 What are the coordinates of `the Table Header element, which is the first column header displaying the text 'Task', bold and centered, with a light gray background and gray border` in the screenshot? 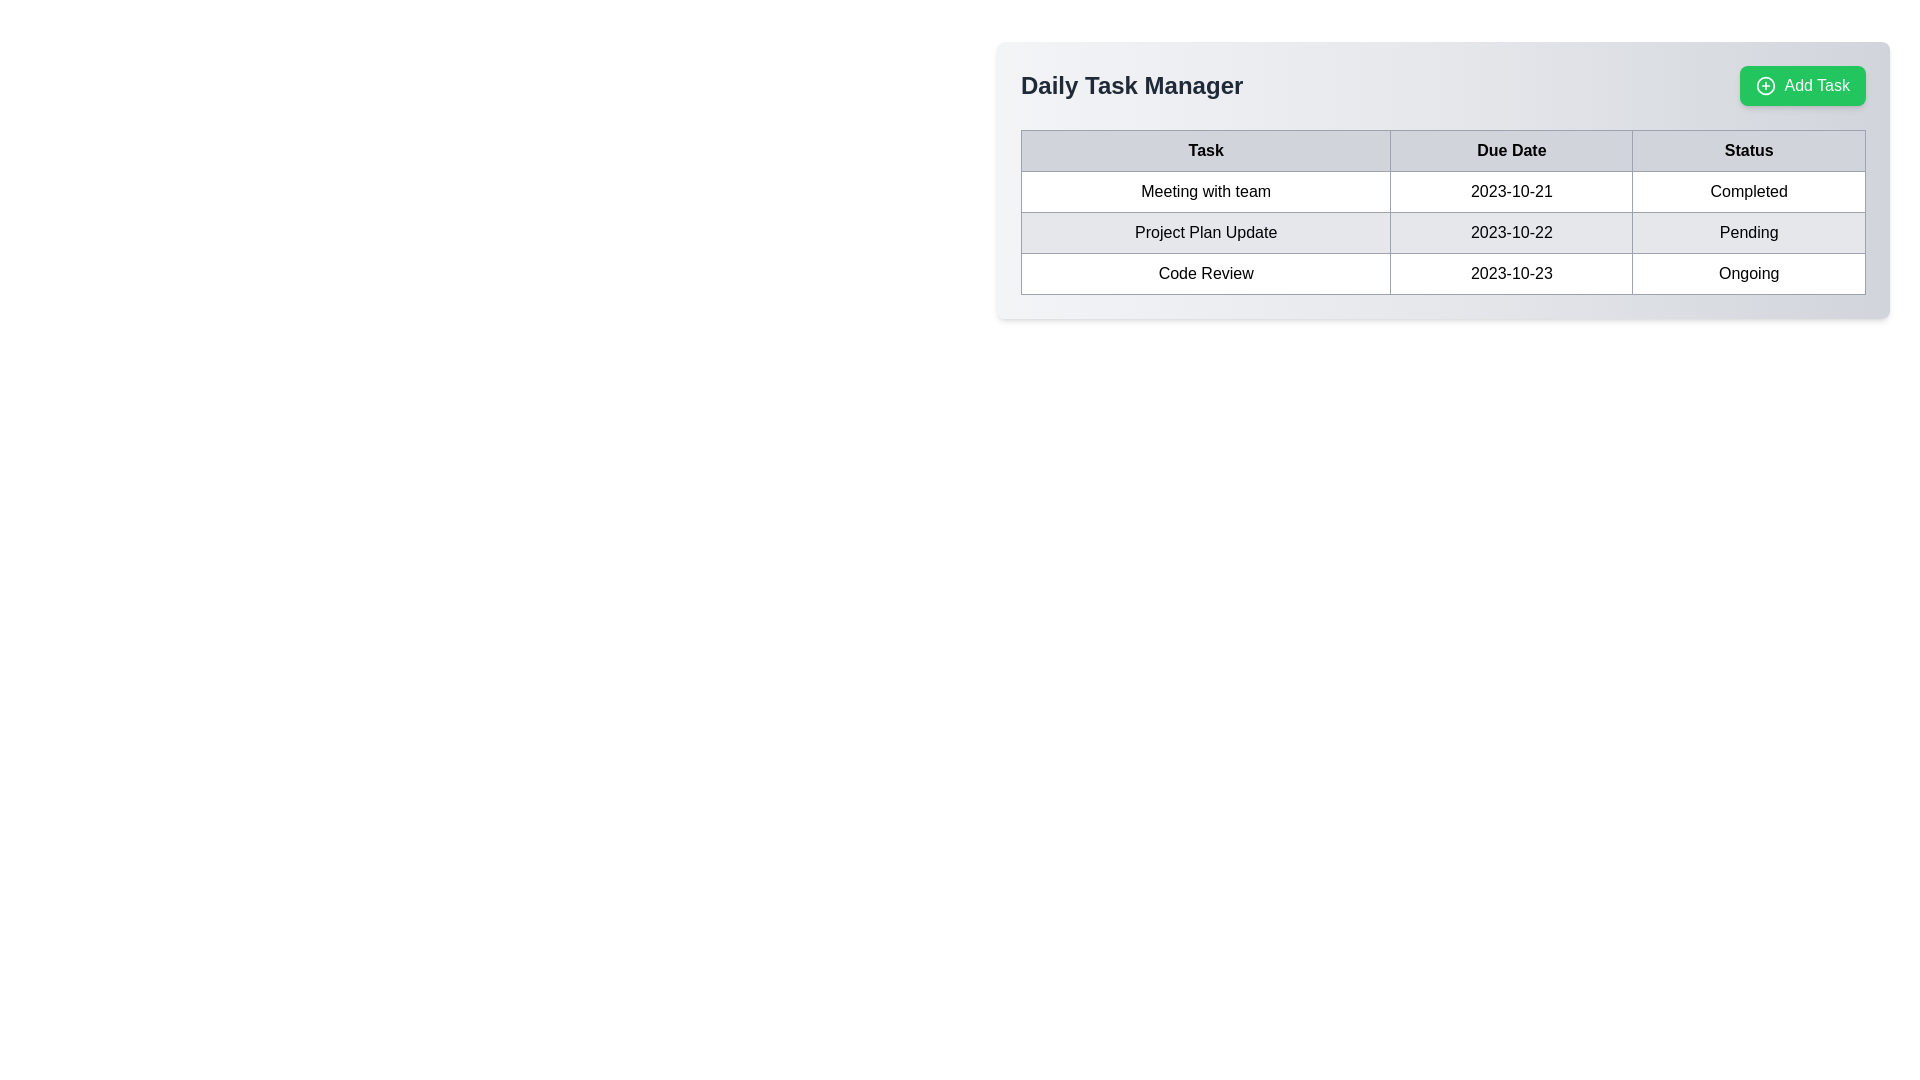 It's located at (1205, 149).